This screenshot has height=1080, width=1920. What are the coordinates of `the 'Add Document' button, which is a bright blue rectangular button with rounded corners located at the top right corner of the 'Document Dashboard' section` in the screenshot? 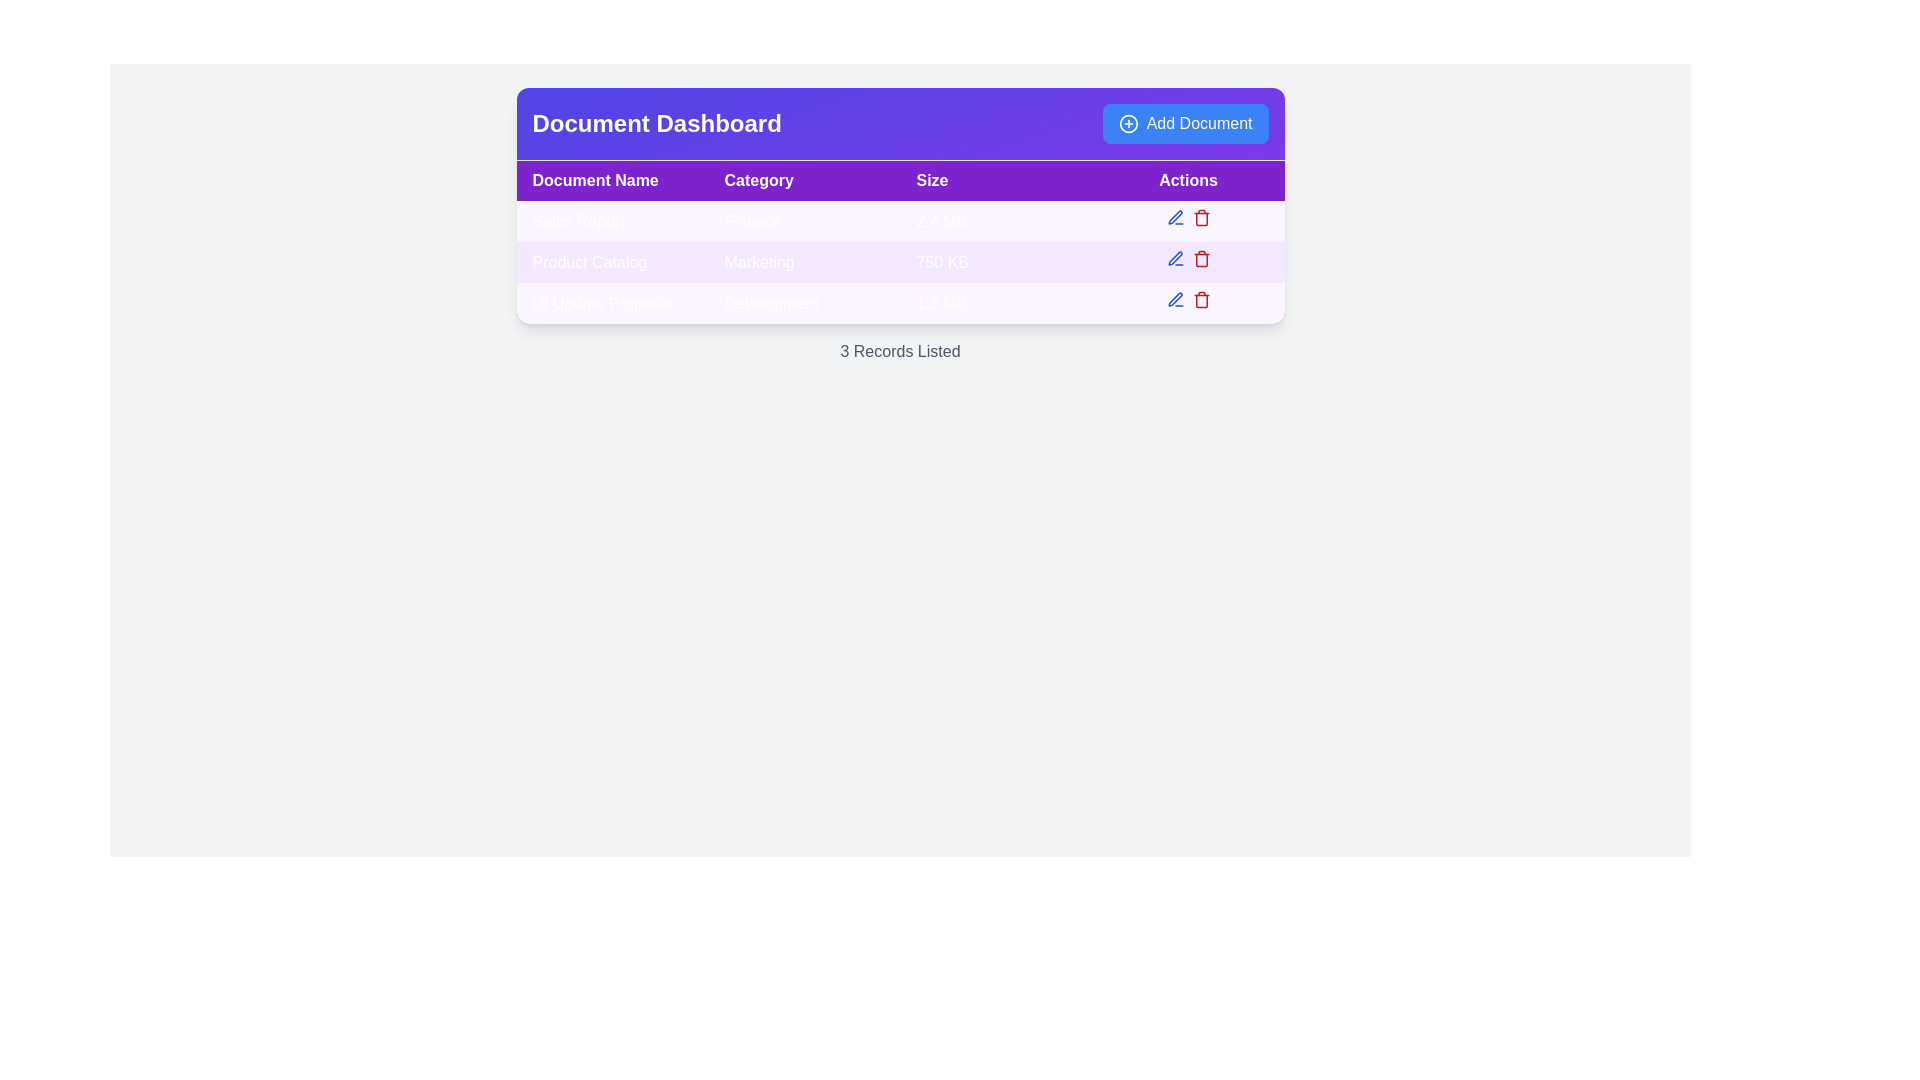 It's located at (1185, 123).